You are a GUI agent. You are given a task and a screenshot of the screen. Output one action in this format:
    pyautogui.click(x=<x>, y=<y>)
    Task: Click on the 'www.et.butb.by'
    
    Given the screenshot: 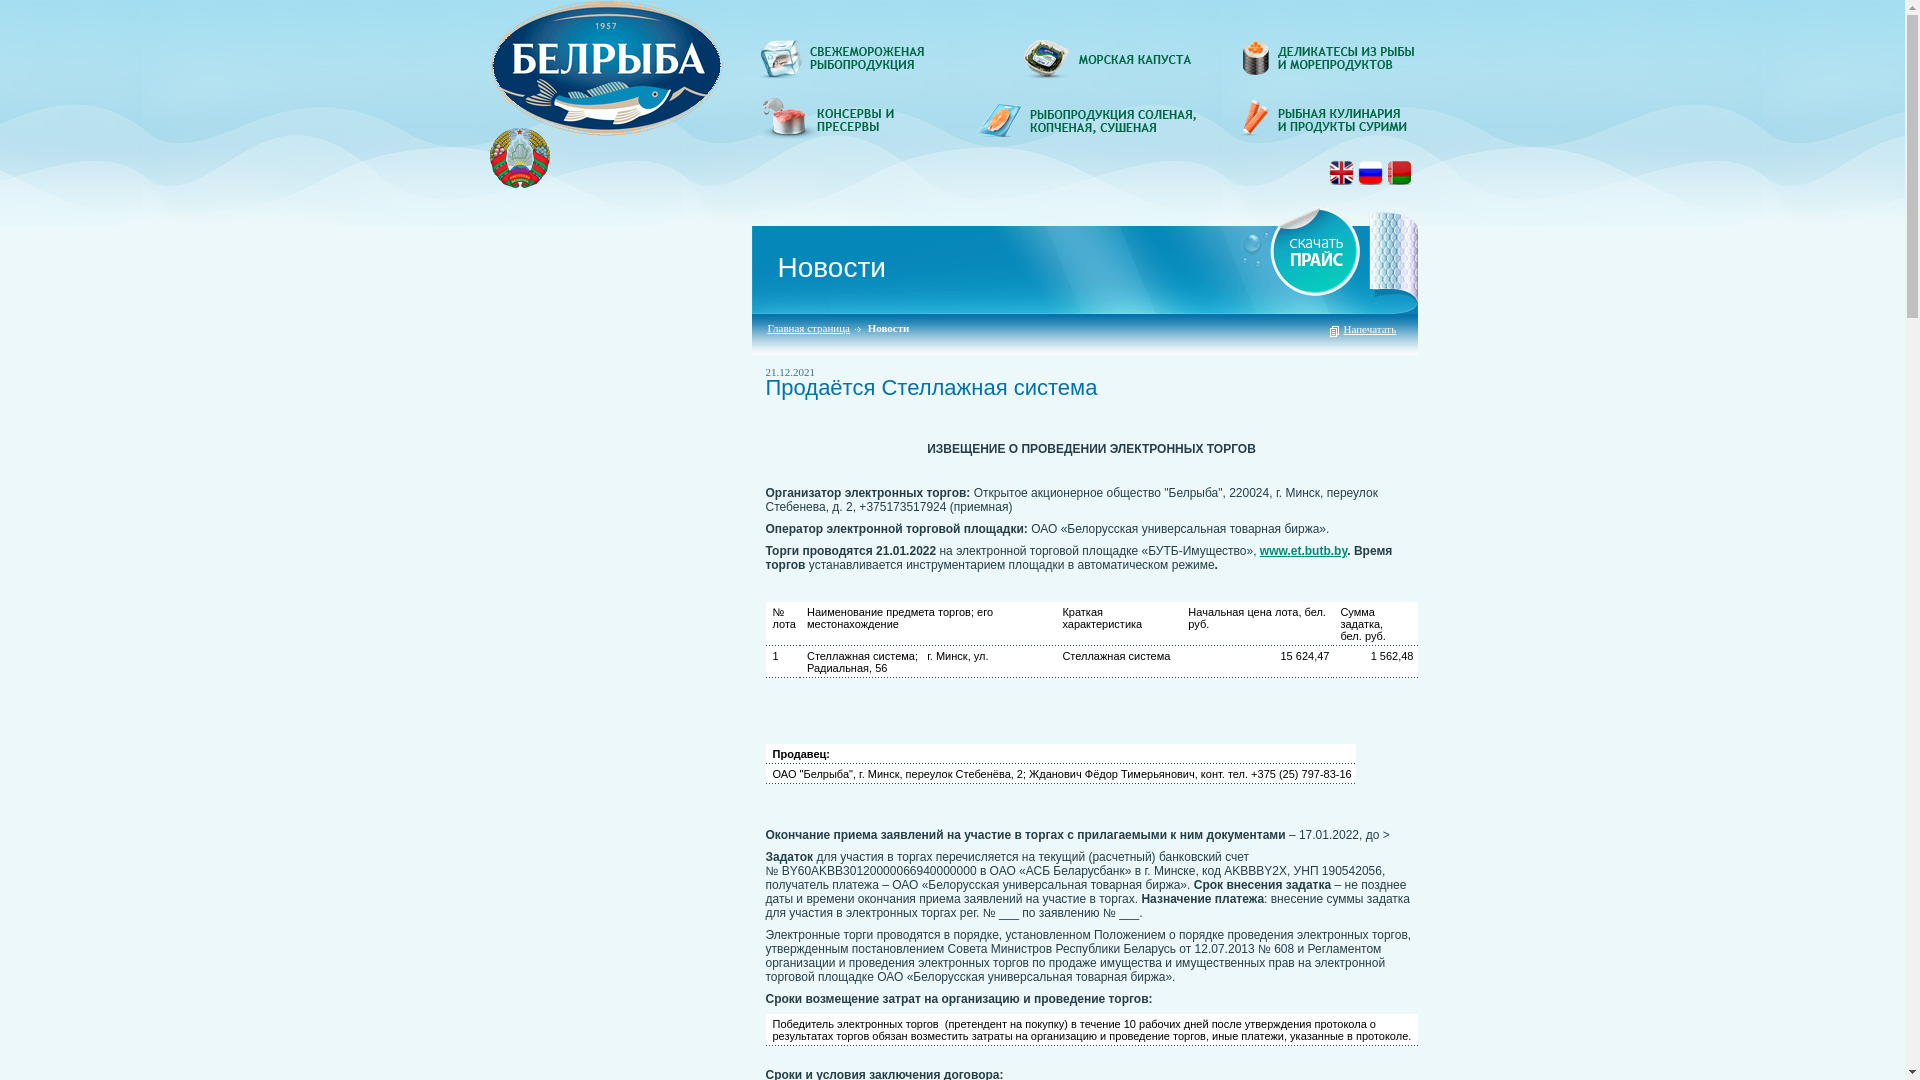 What is the action you would take?
    pyautogui.click(x=1303, y=551)
    